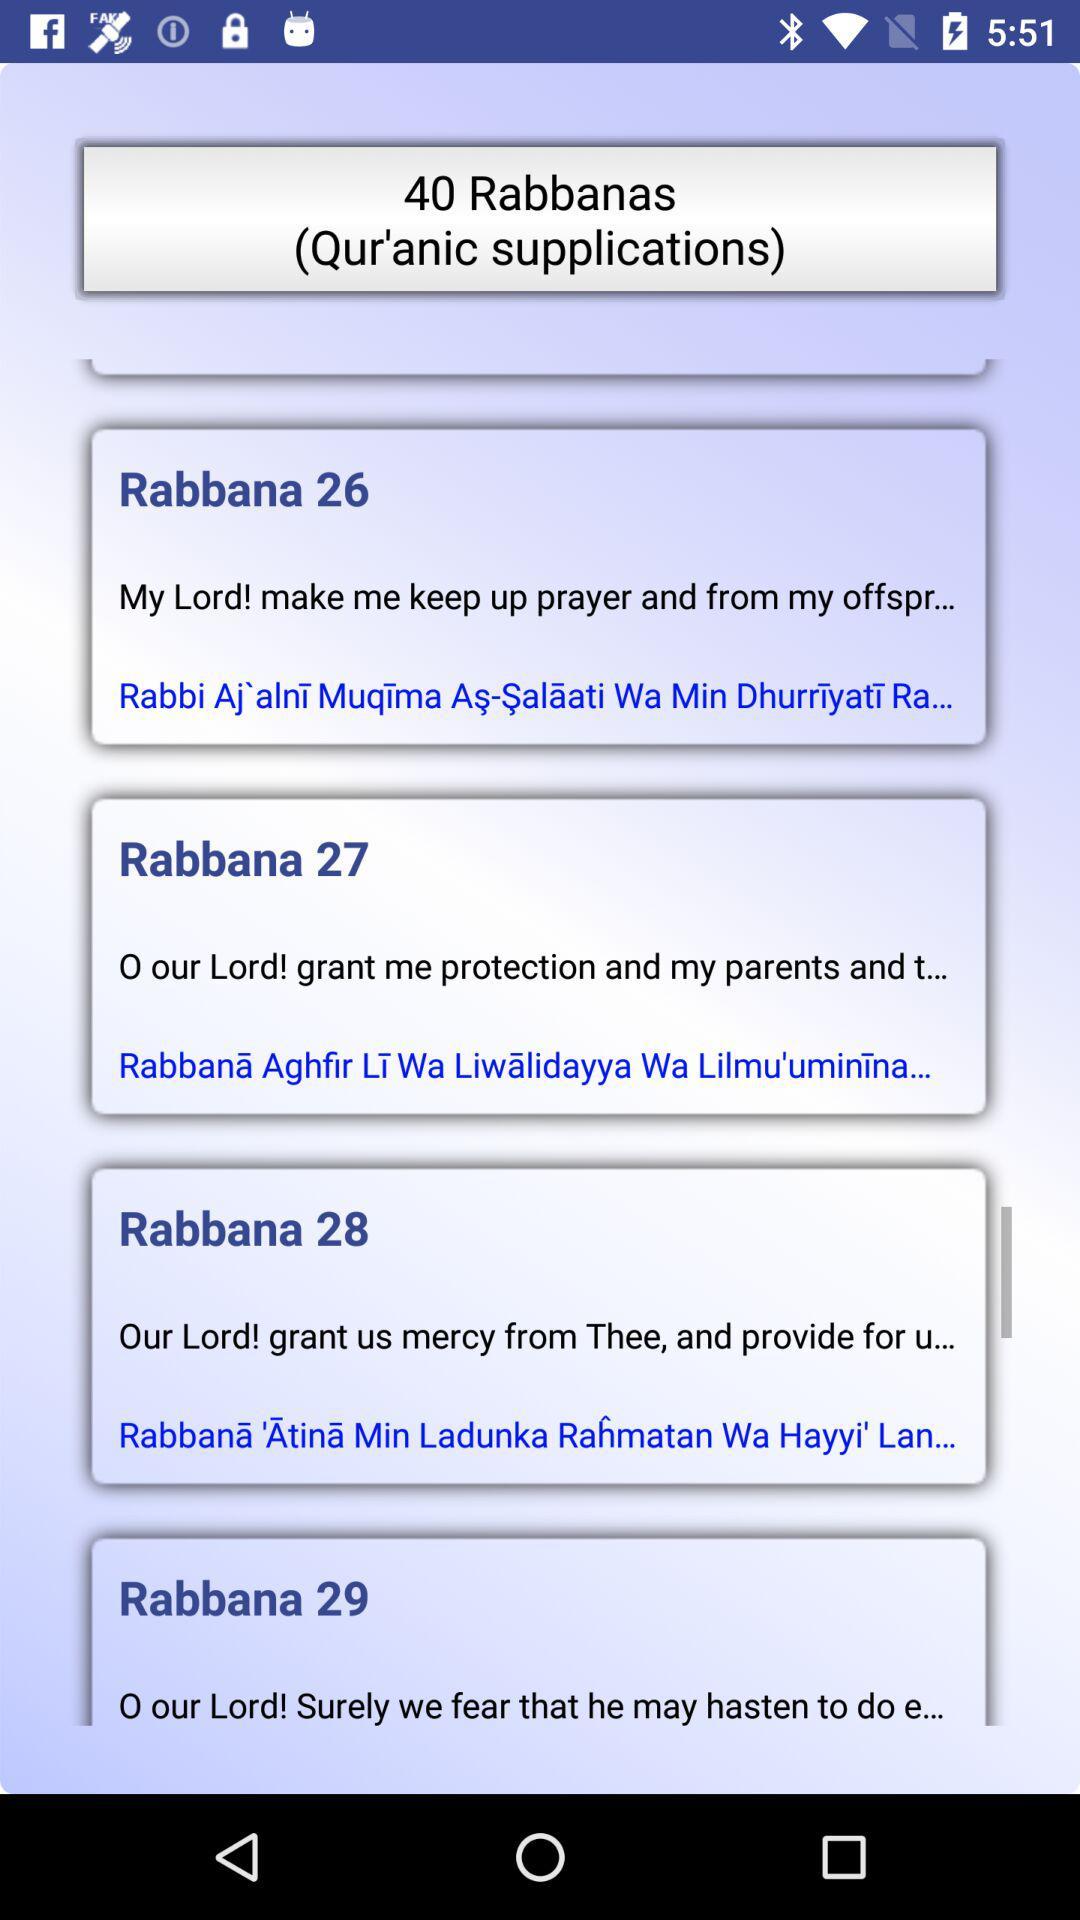 Image resolution: width=1080 pixels, height=1920 pixels. I want to click on the rabbana 27 icon, so click(537, 838).